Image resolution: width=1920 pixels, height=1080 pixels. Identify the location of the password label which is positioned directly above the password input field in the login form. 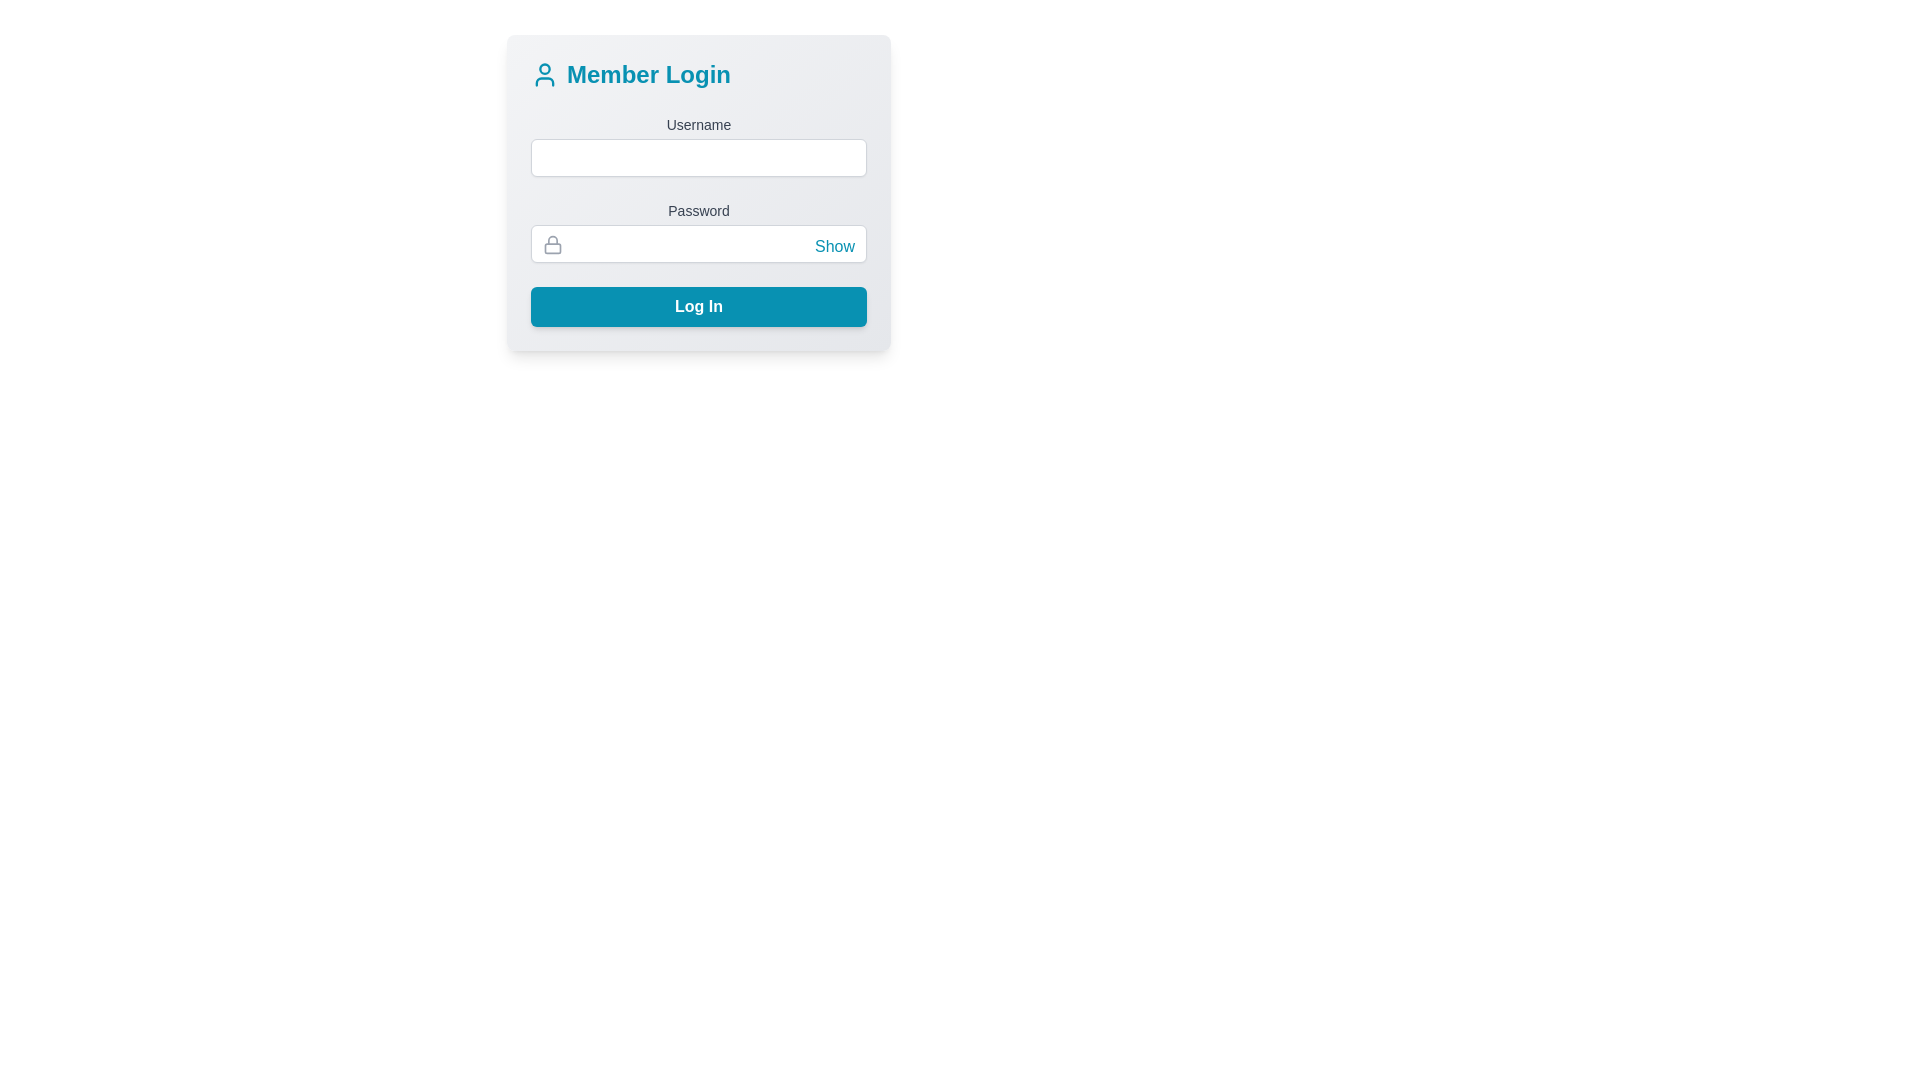
(699, 211).